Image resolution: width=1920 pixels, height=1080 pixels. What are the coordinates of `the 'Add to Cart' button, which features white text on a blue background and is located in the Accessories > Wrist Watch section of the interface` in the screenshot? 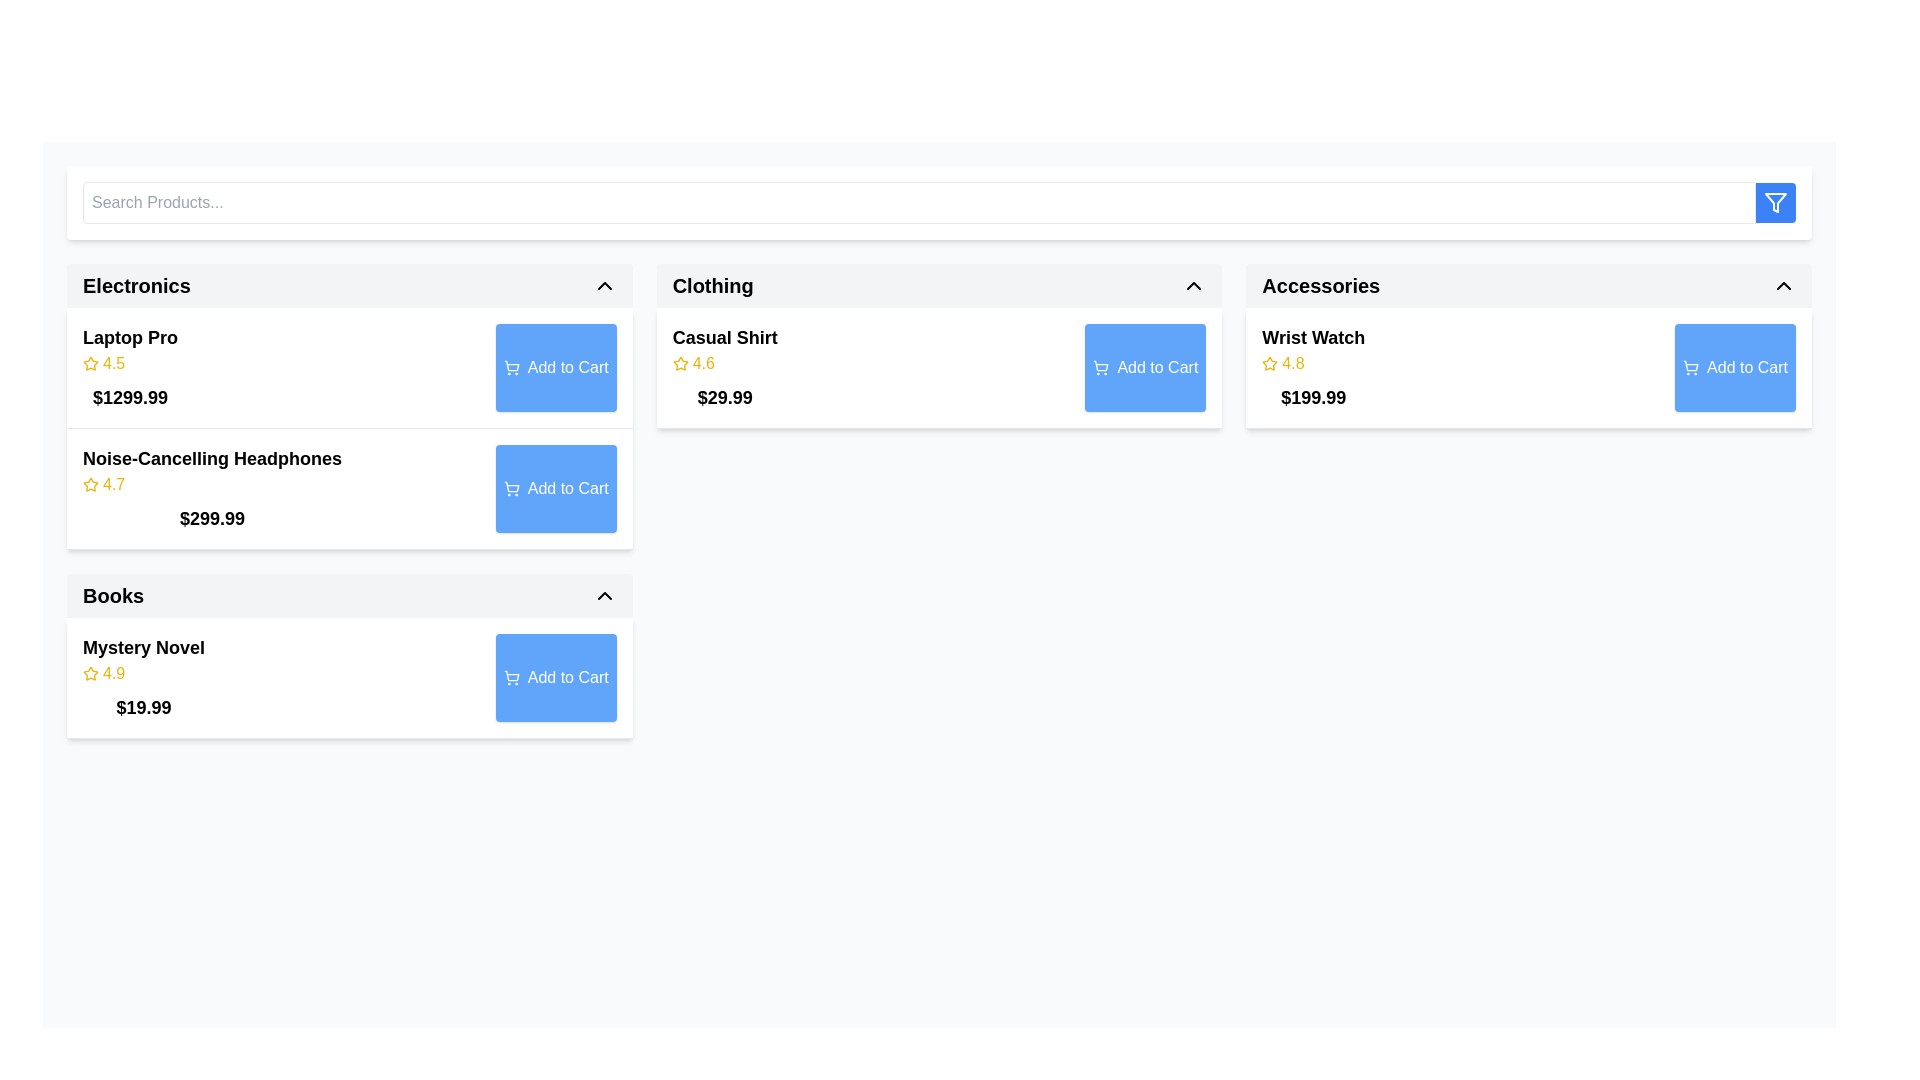 It's located at (1746, 367).